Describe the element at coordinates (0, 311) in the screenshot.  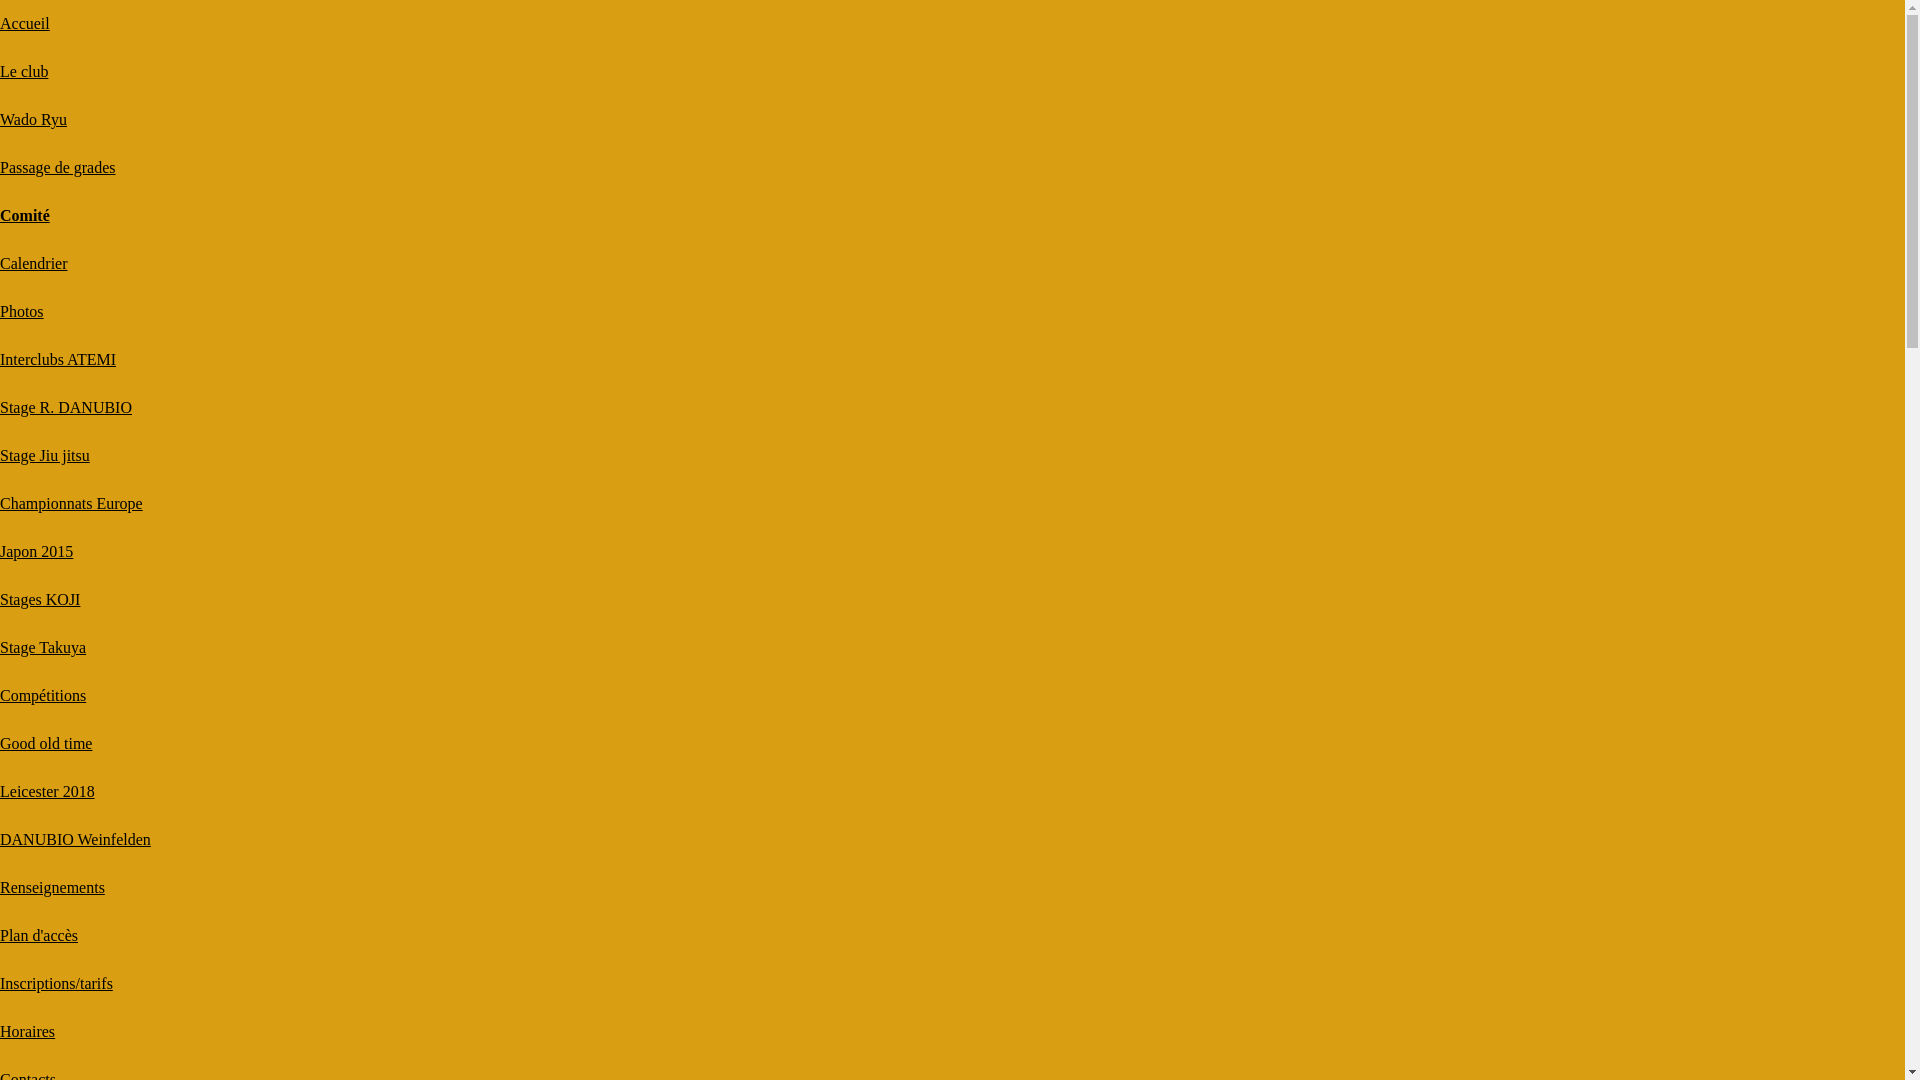
I see `'Photos'` at that location.